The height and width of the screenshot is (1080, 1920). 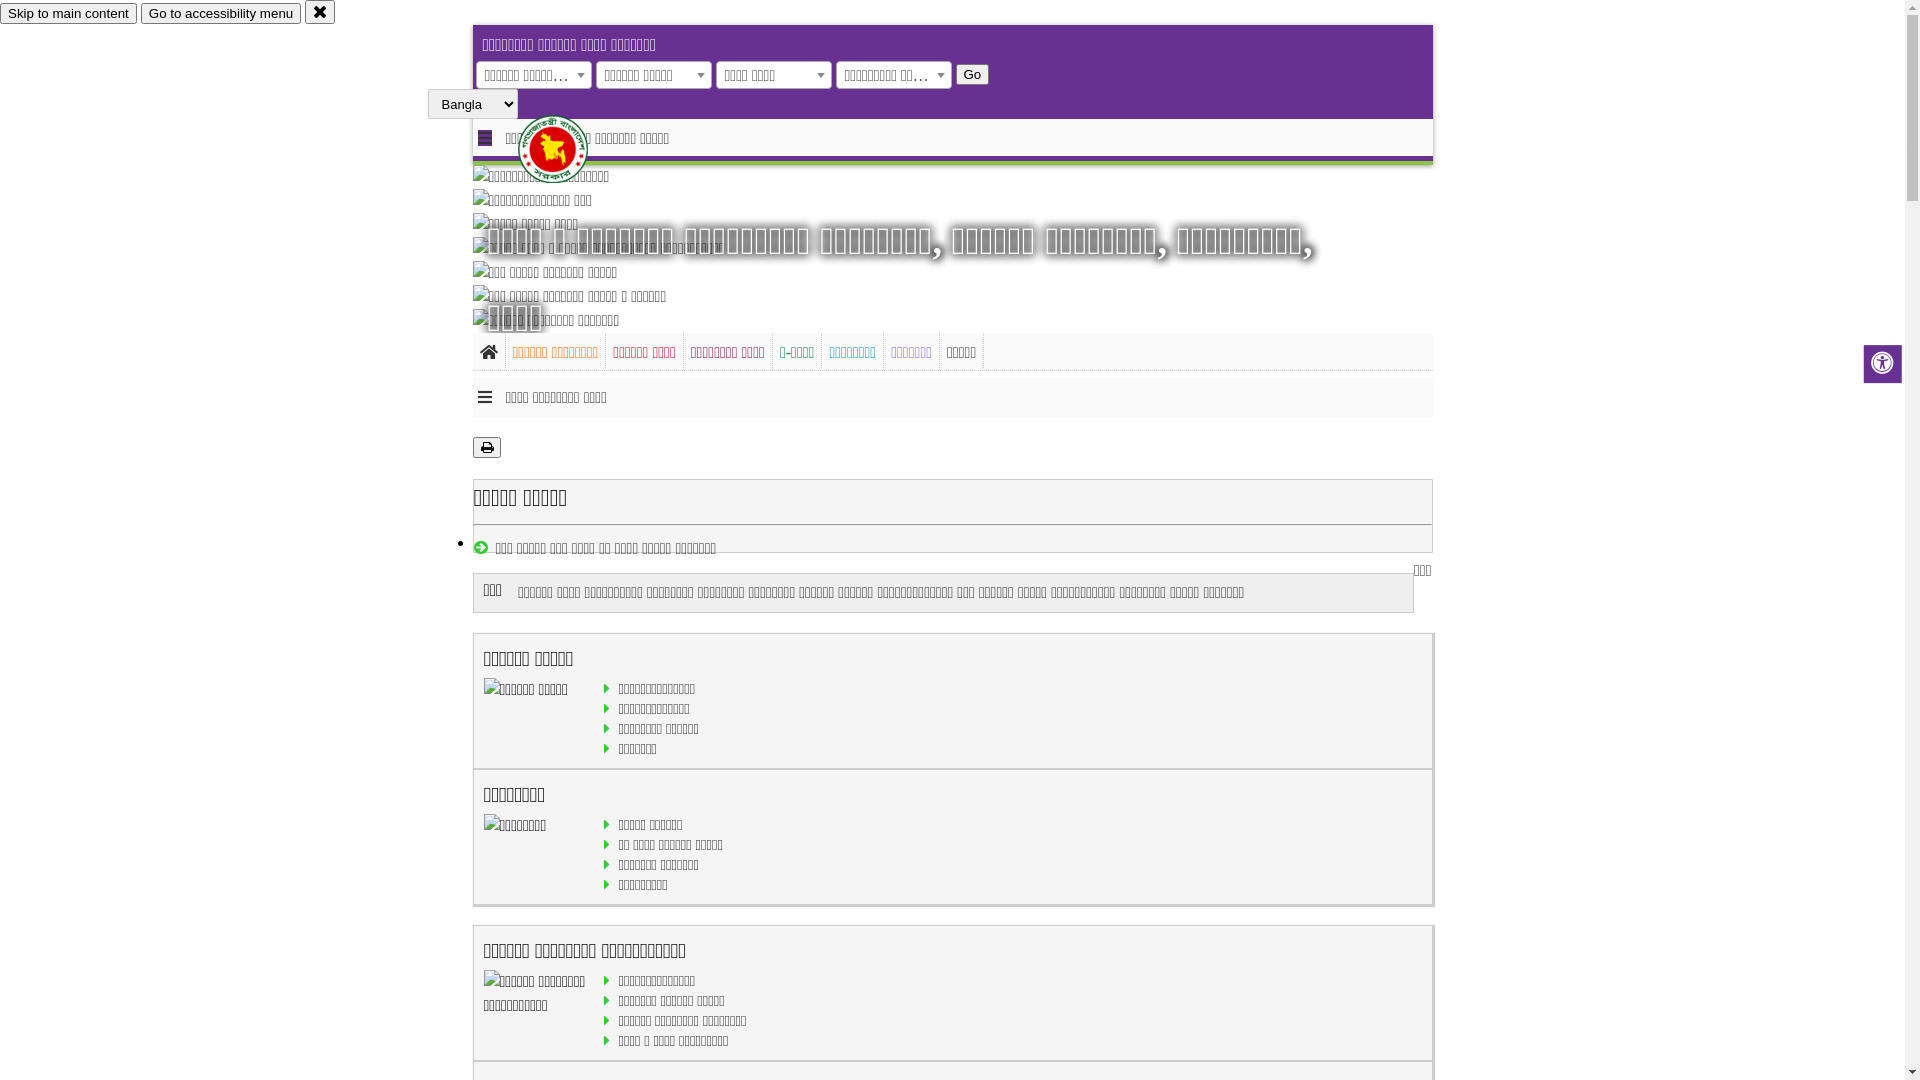 What do you see at coordinates (569, 148) in the screenshot?
I see `'` at bounding box center [569, 148].